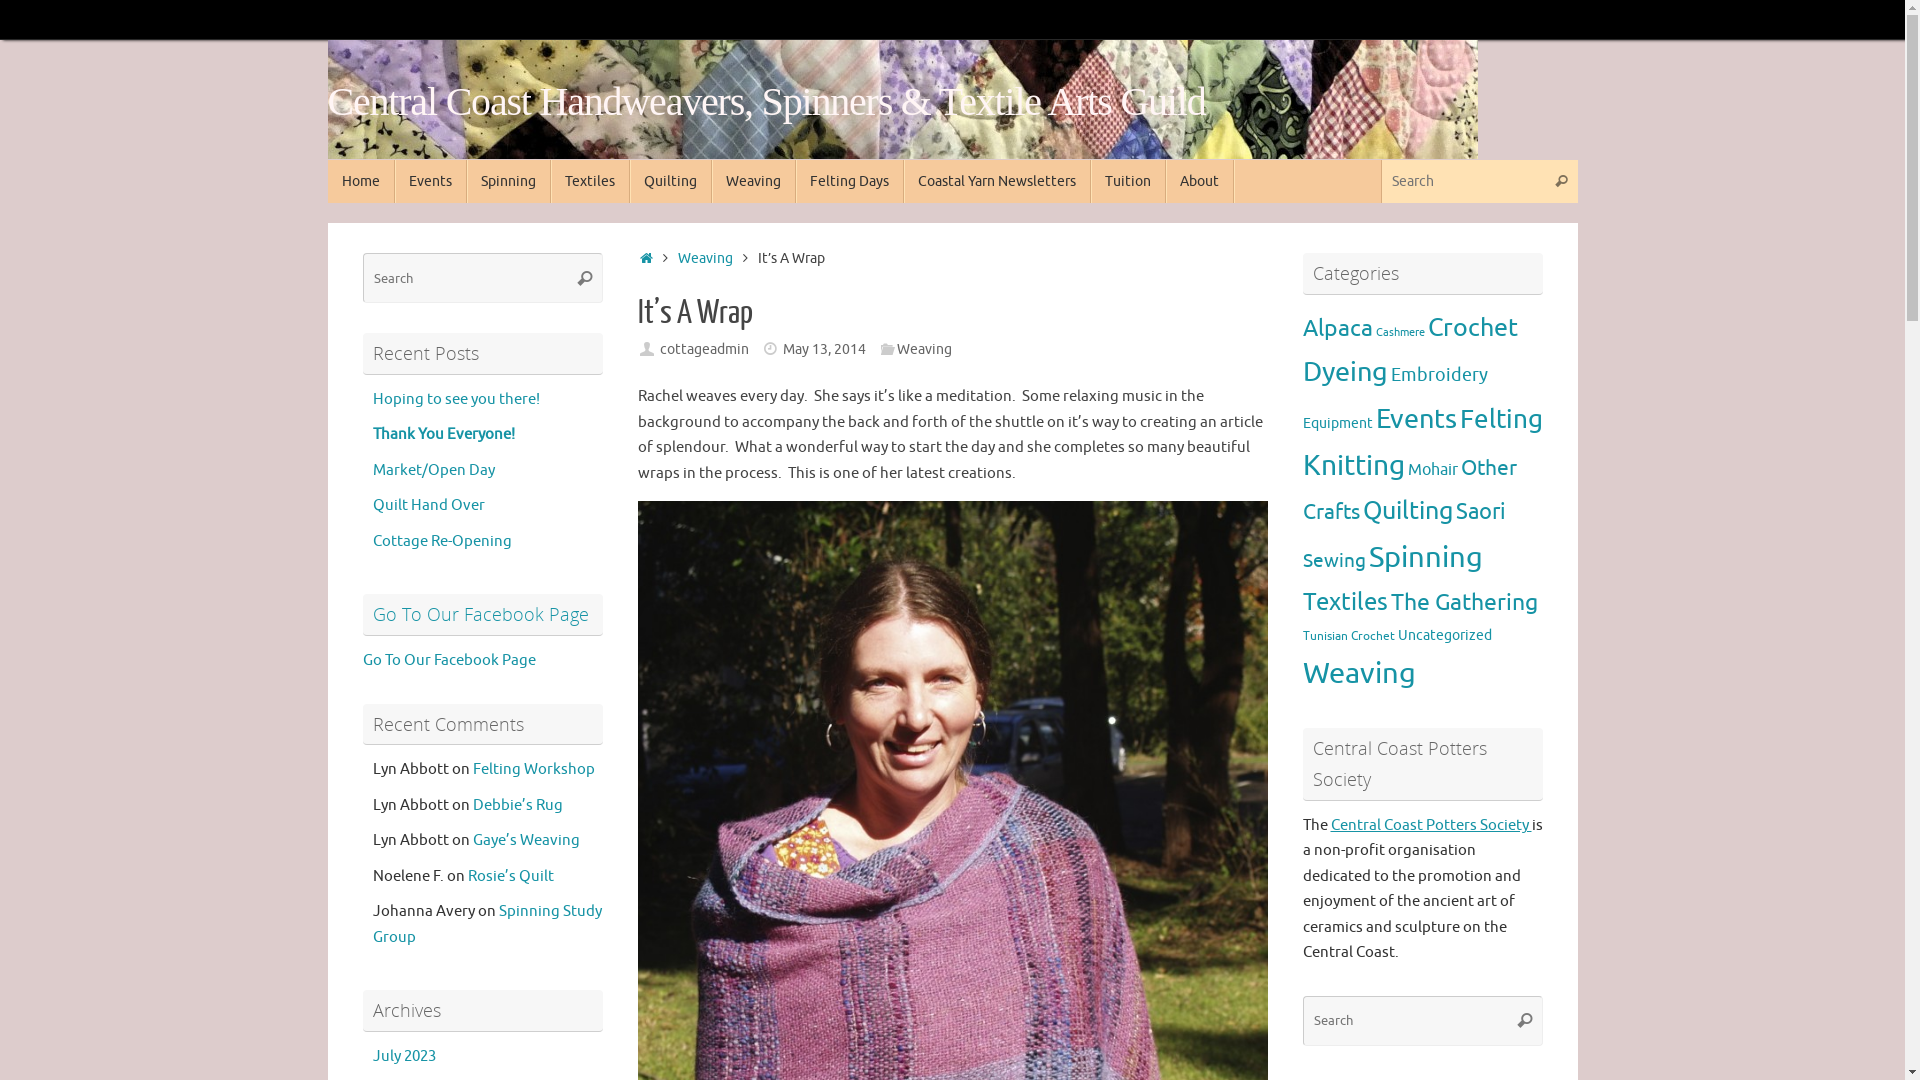  Describe the element at coordinates (1432, 469) in the screenshot. I see `'Mohair'` at that location.